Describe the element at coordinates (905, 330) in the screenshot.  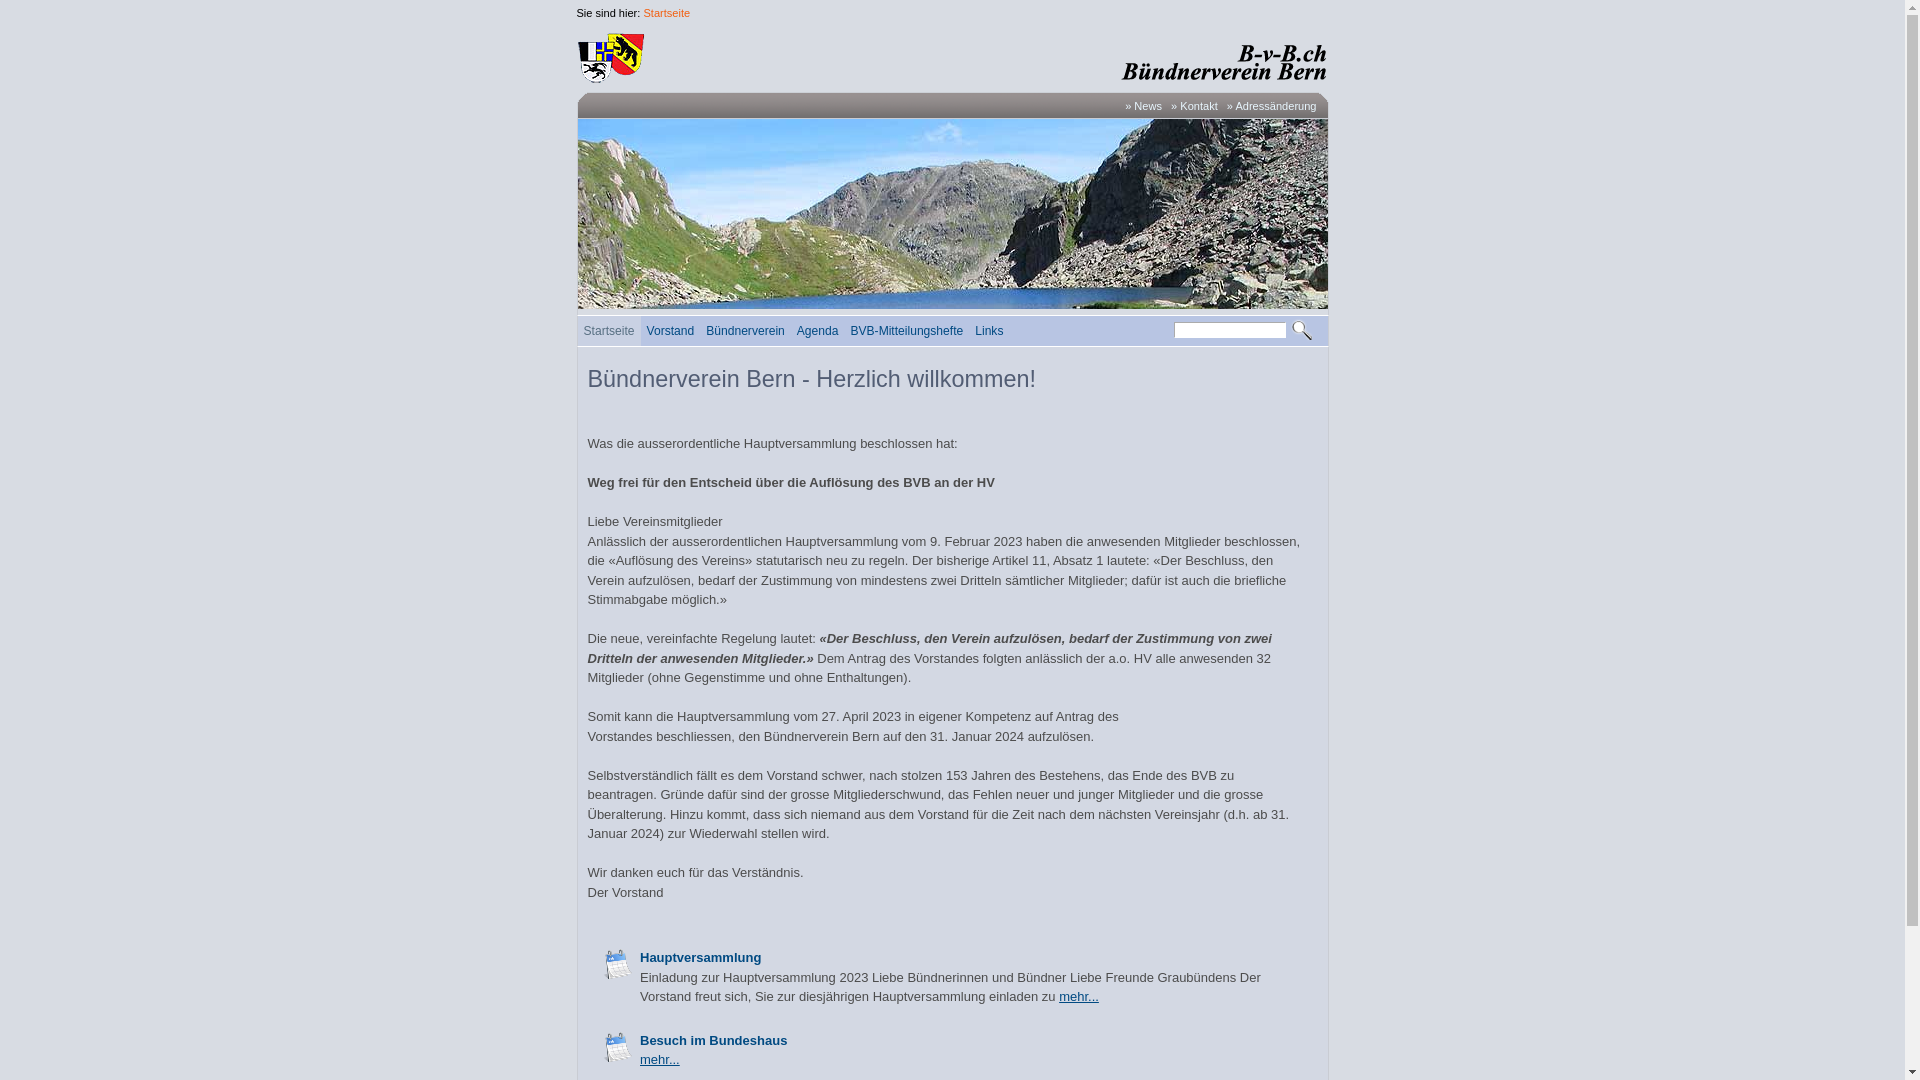
I see `'BVB-Mitteilungshefte'` at that location.